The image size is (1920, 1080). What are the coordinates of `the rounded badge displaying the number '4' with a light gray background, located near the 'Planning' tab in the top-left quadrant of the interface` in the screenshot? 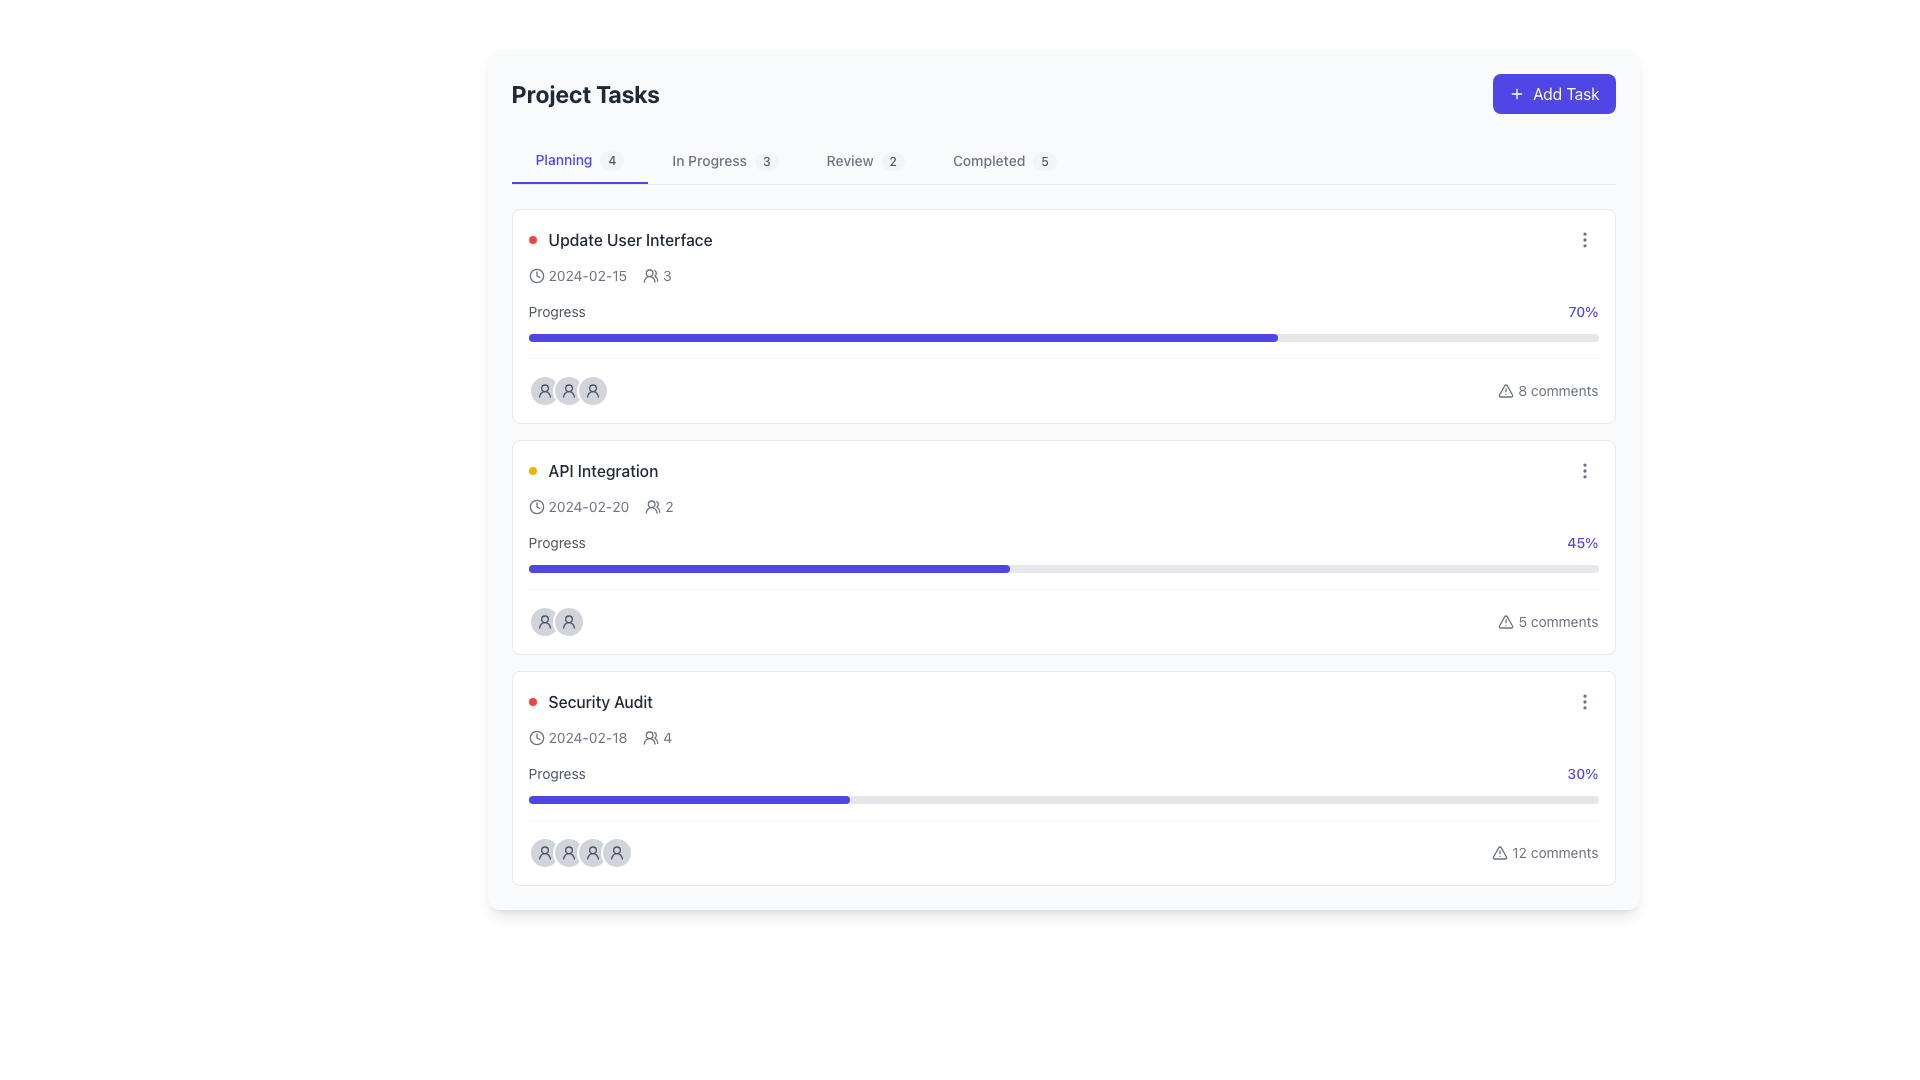 It's located at (611, 159).